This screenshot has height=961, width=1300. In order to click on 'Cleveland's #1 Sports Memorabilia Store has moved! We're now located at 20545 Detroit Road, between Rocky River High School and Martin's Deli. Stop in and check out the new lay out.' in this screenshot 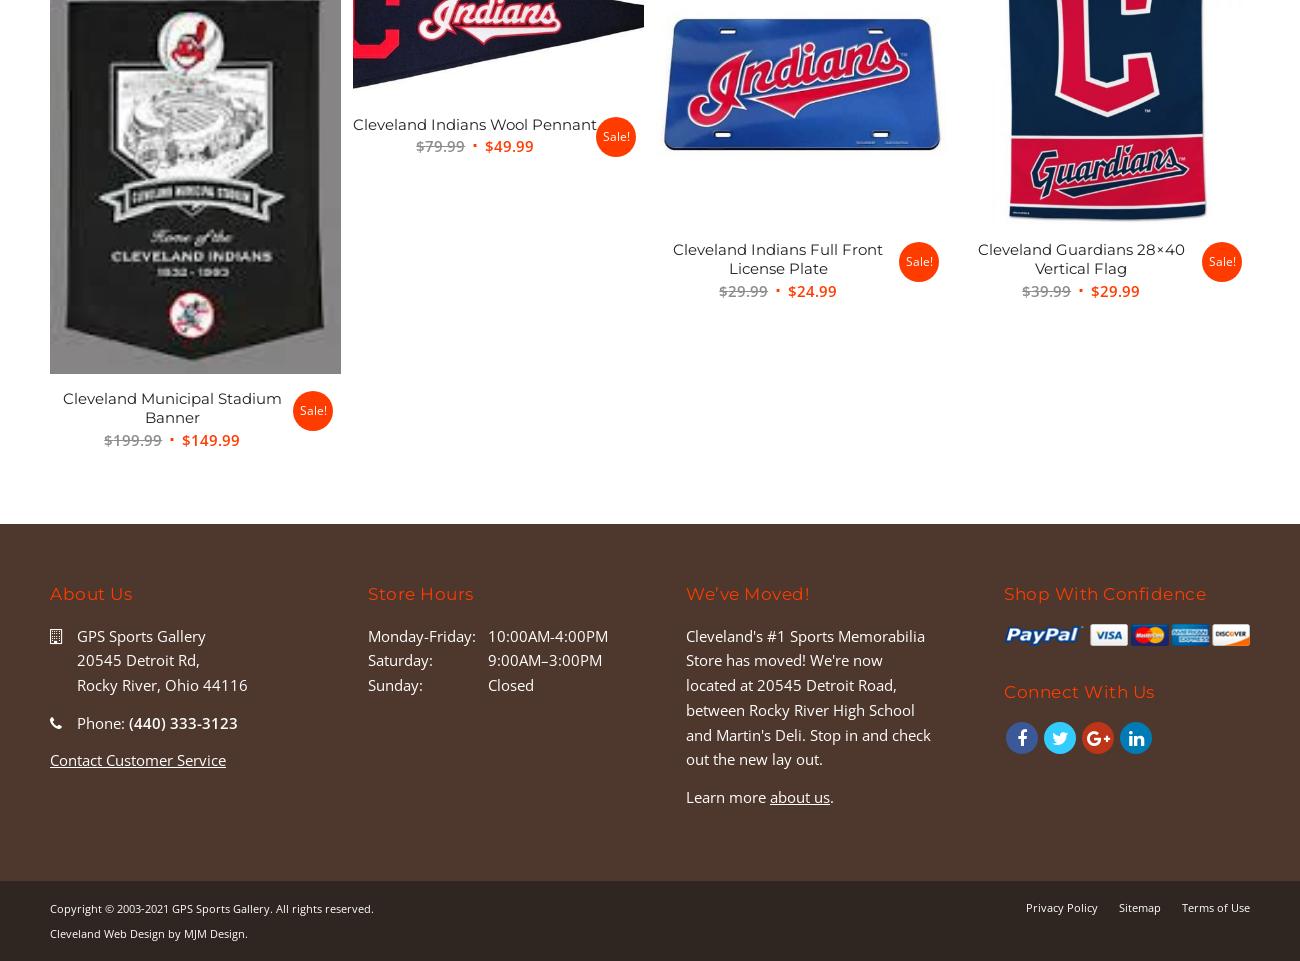, I will do `click(807, 697)`.